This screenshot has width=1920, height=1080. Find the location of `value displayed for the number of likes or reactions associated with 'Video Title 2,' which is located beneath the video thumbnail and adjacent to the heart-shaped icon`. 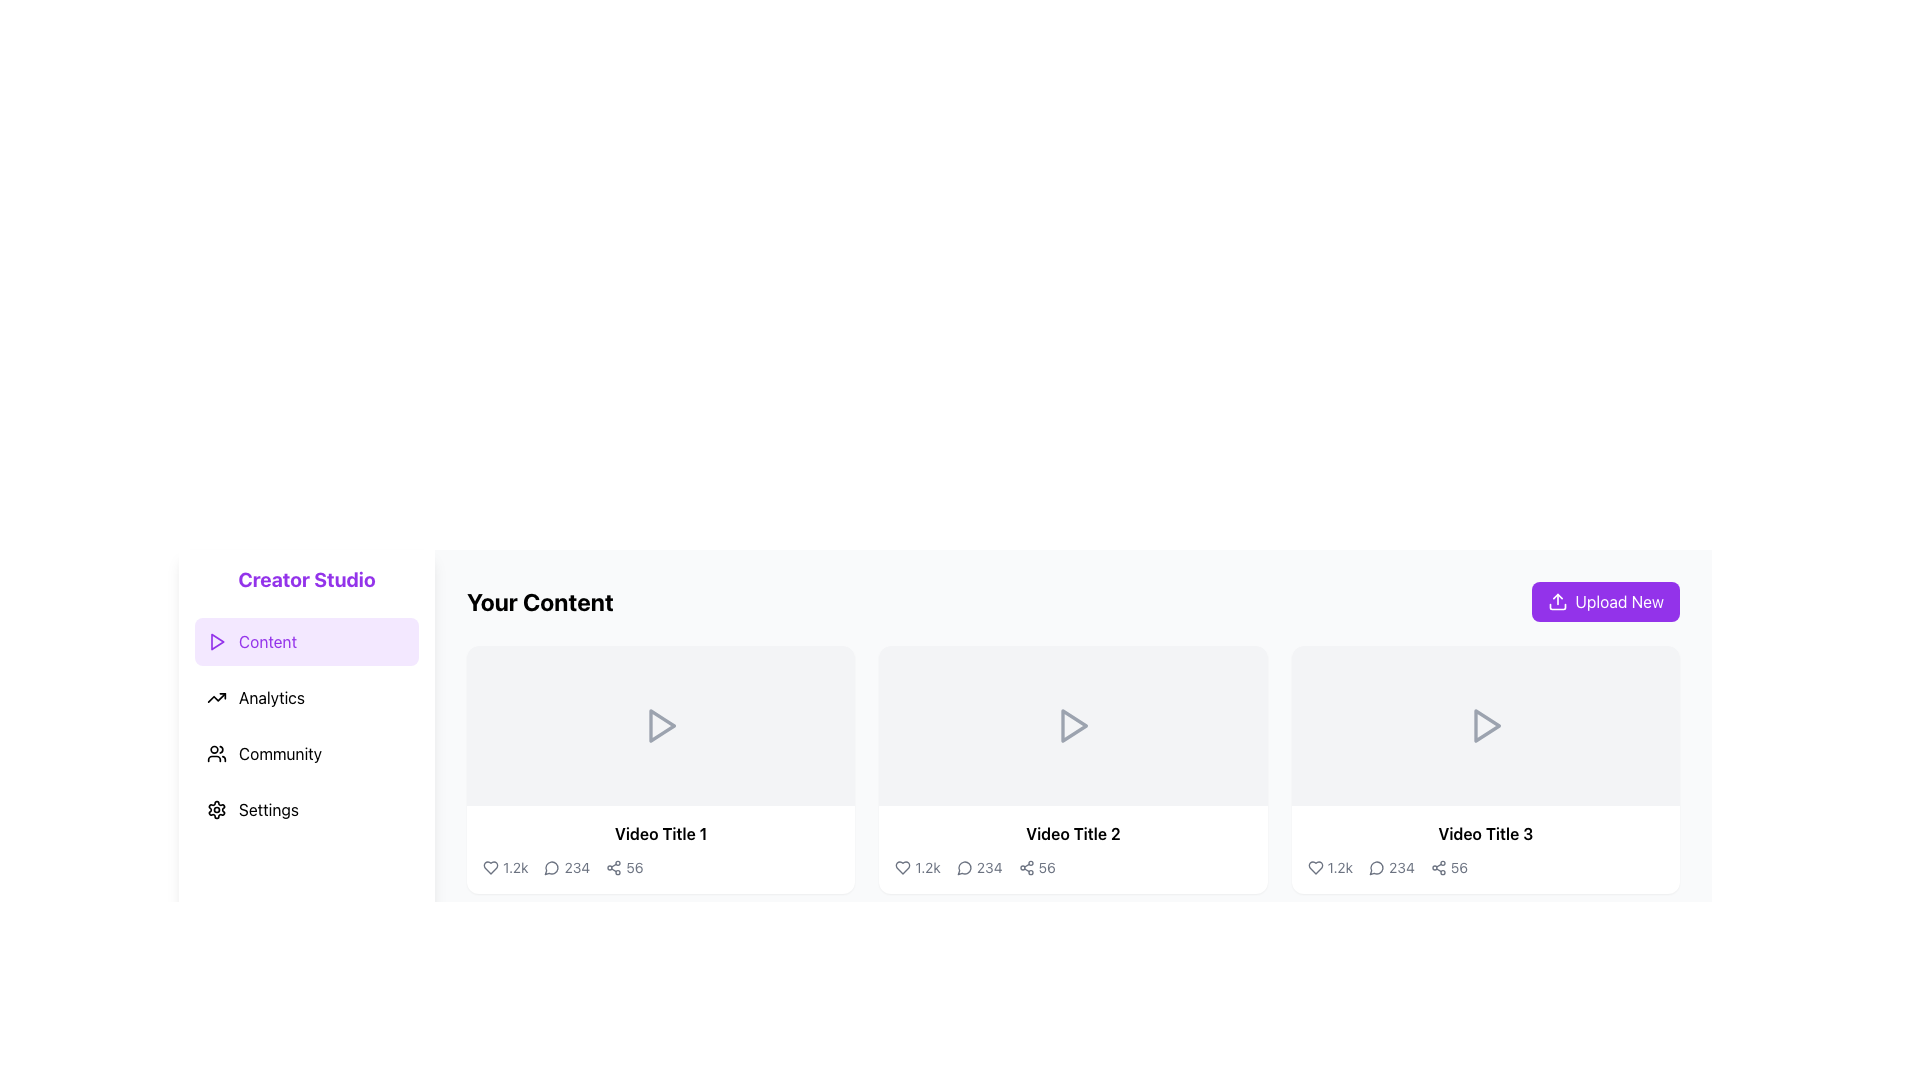

value displayed for the number of likes or reactions associated with 'Video Title 2,' which is located beneath the video thumbnail and adjacent to the heart-shaped icon is located at coordinates (927, 866).